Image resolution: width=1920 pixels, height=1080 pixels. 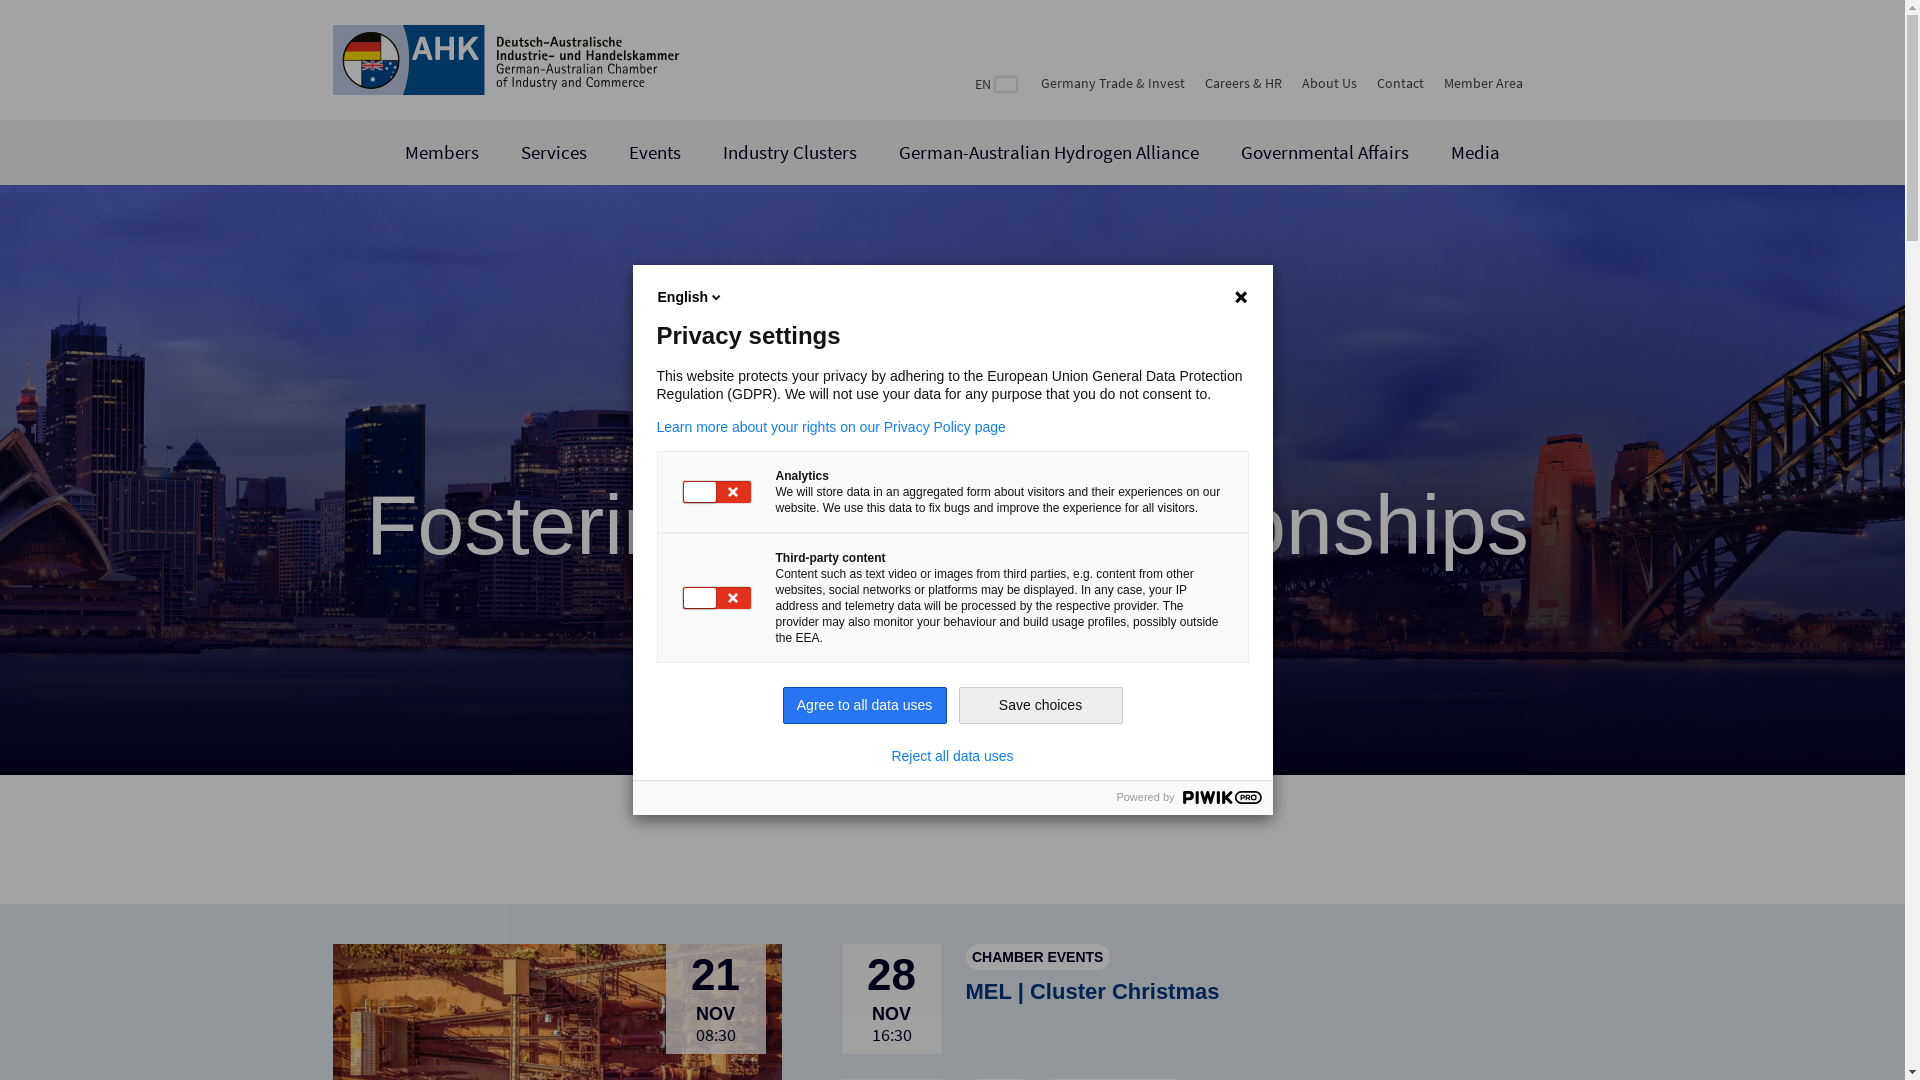 What do you see at coordinates (1203, 82) in the screenshot?
I see `'Careers & HR'` at bounding box center [1203, 82].